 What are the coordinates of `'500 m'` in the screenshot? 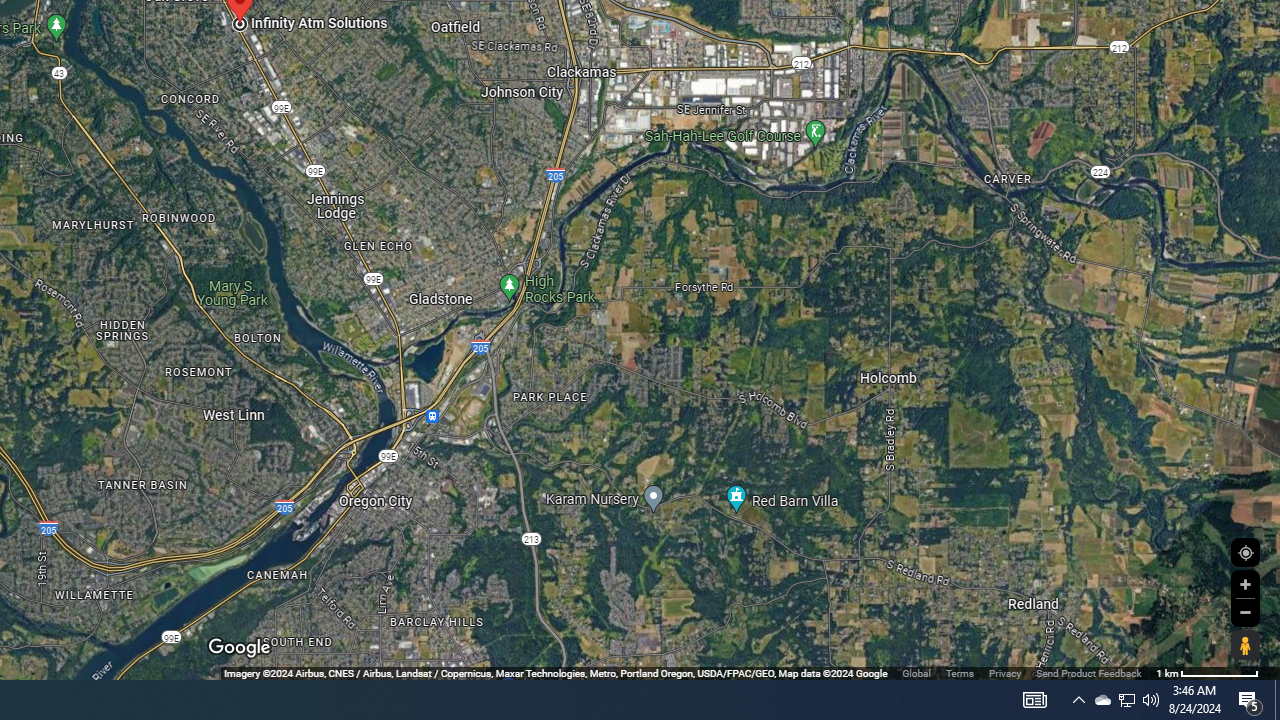 It's located at (1206, 673).